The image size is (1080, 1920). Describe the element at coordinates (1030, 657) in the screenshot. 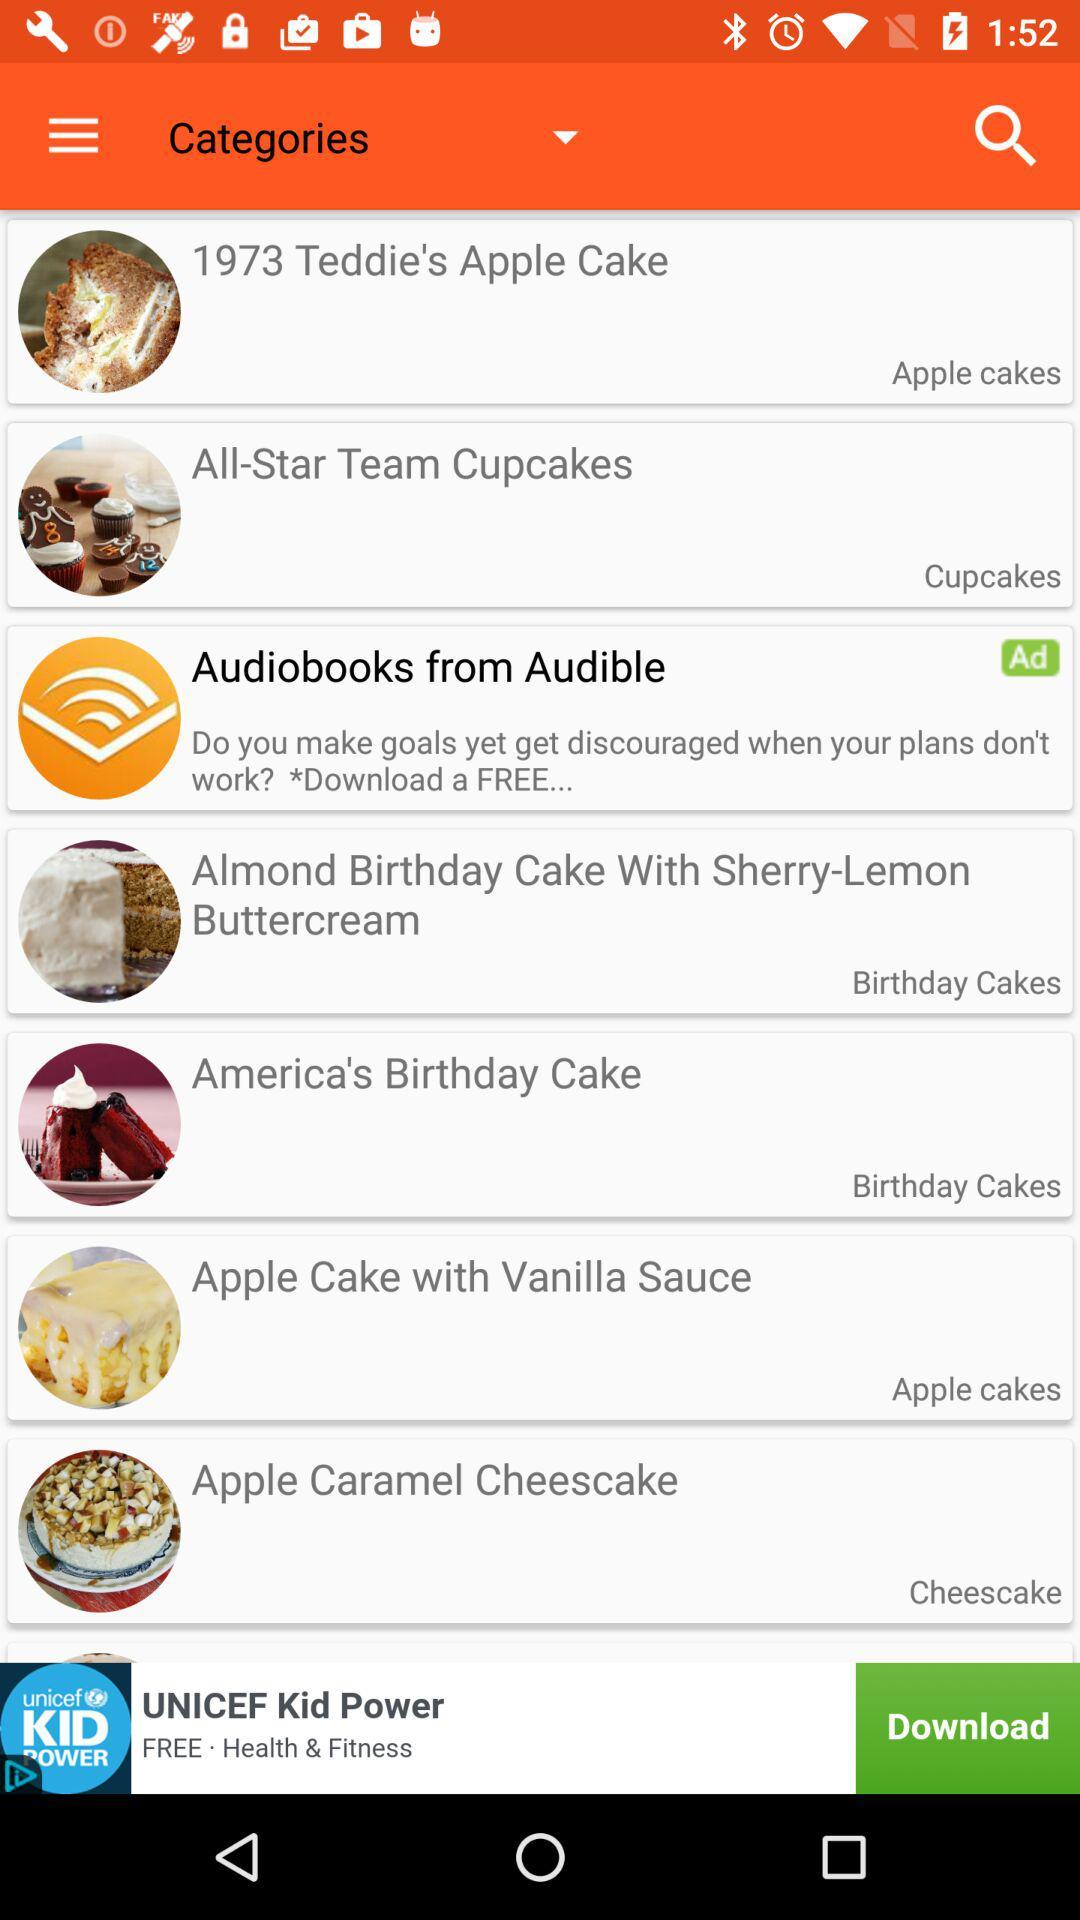

I see `item to the right of audiobooks from audible item` at that location.